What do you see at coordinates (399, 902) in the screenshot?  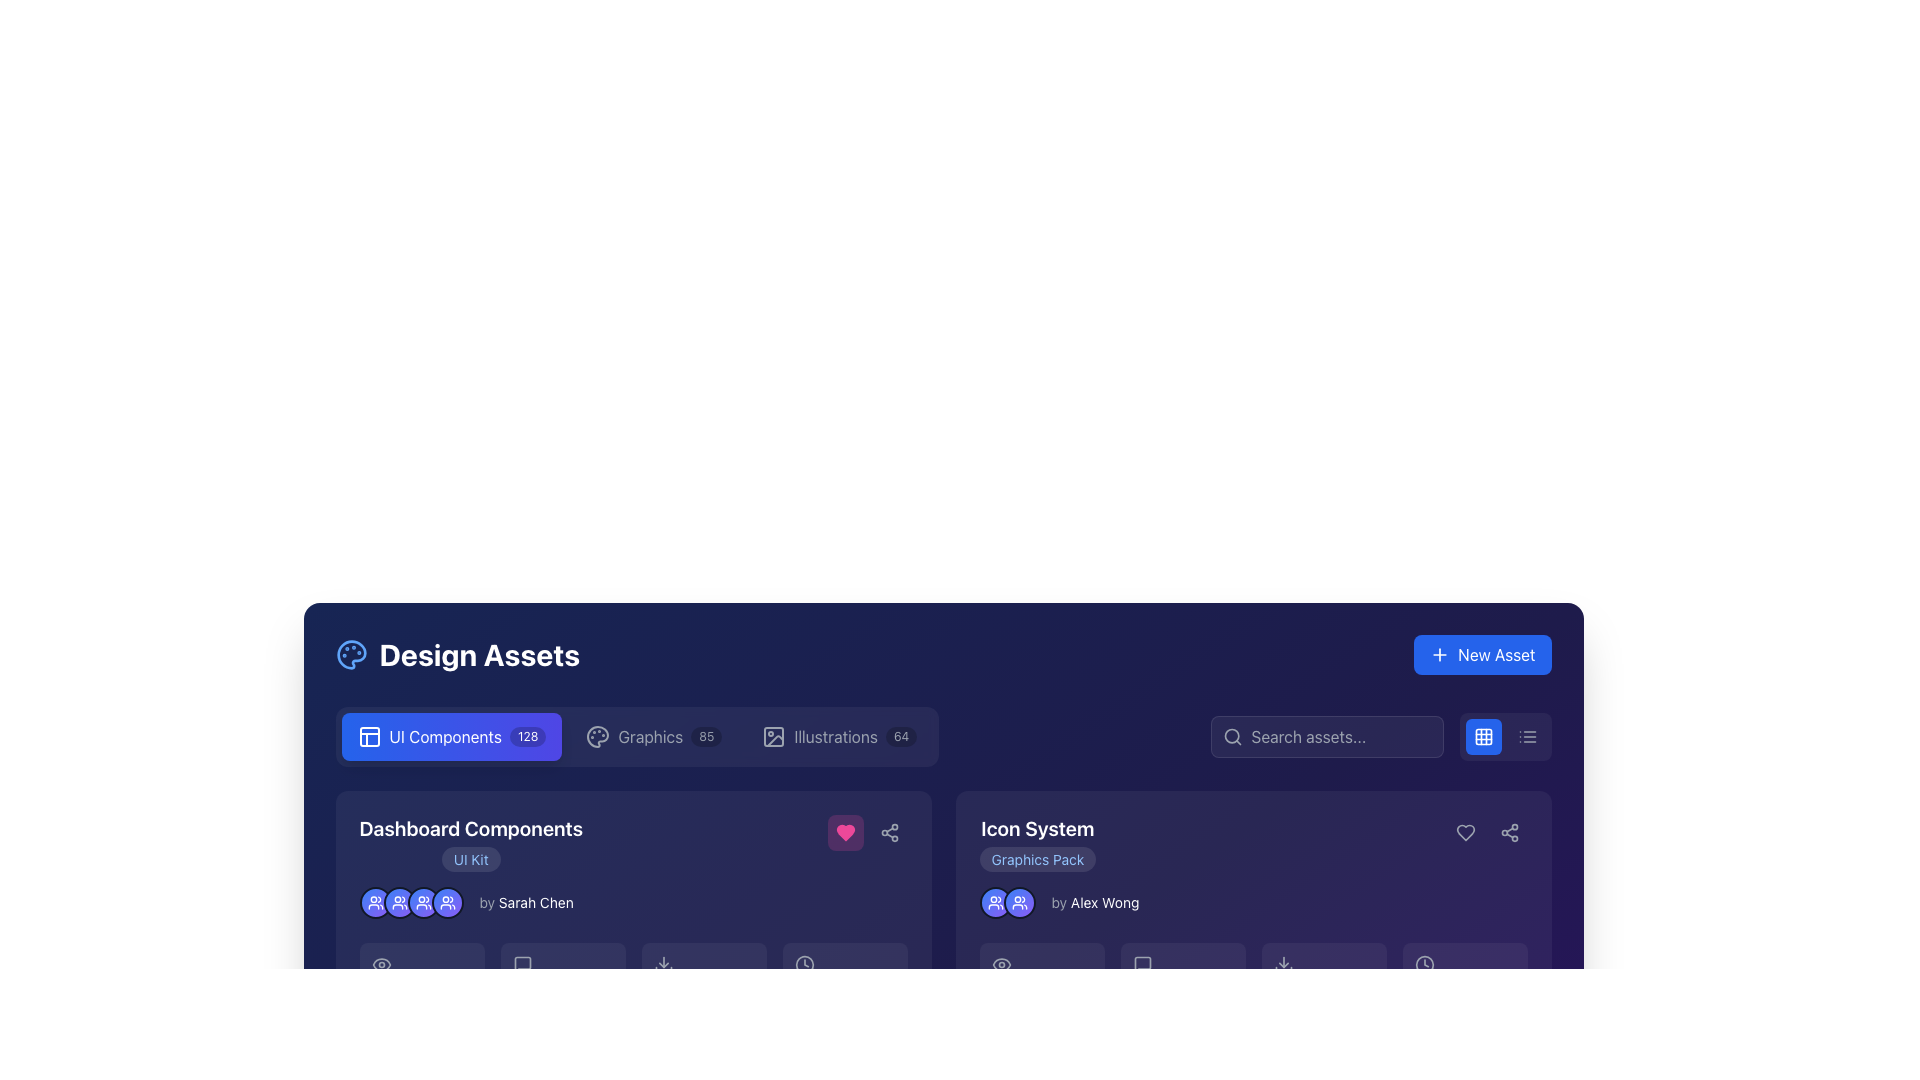 I see `Avatar icon, which is a circular UI component with a gradient background transitioning from blue to violet, featuring a white group of people icon and a dark border, located in the lower portion of the card labeled 'Dashboard Components'` at bounding box center [399, 902].